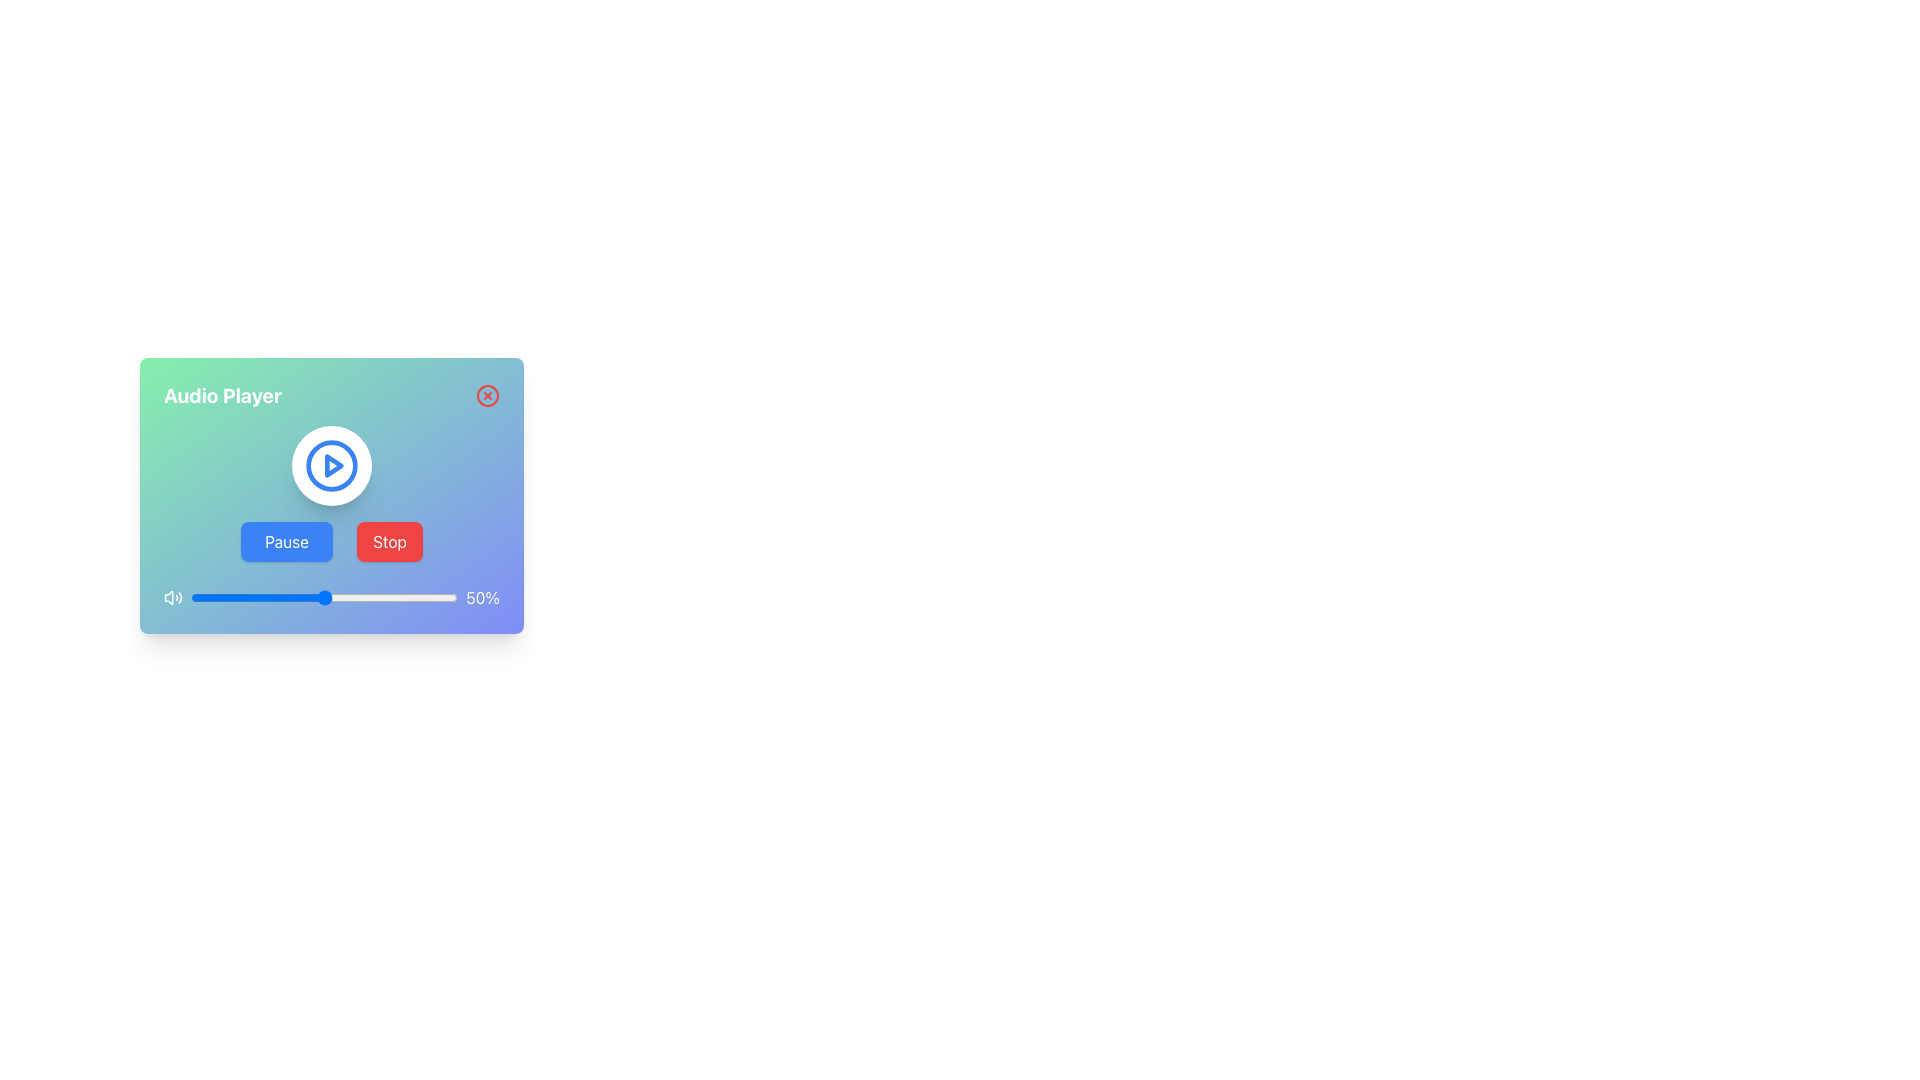 This screenshot has width=1920, height=1080. Describe the element at coordinates (334, 466) in the screenshot. I see `the play button icon, which is a triangular shape inside a circular outline` at that location.